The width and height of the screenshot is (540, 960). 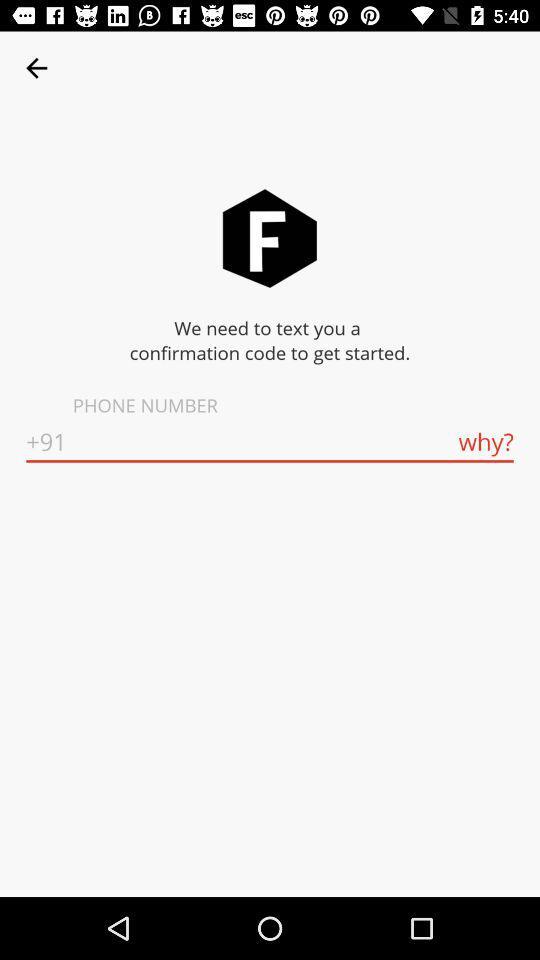 I want to click on typing, so click(x=270, y=442).